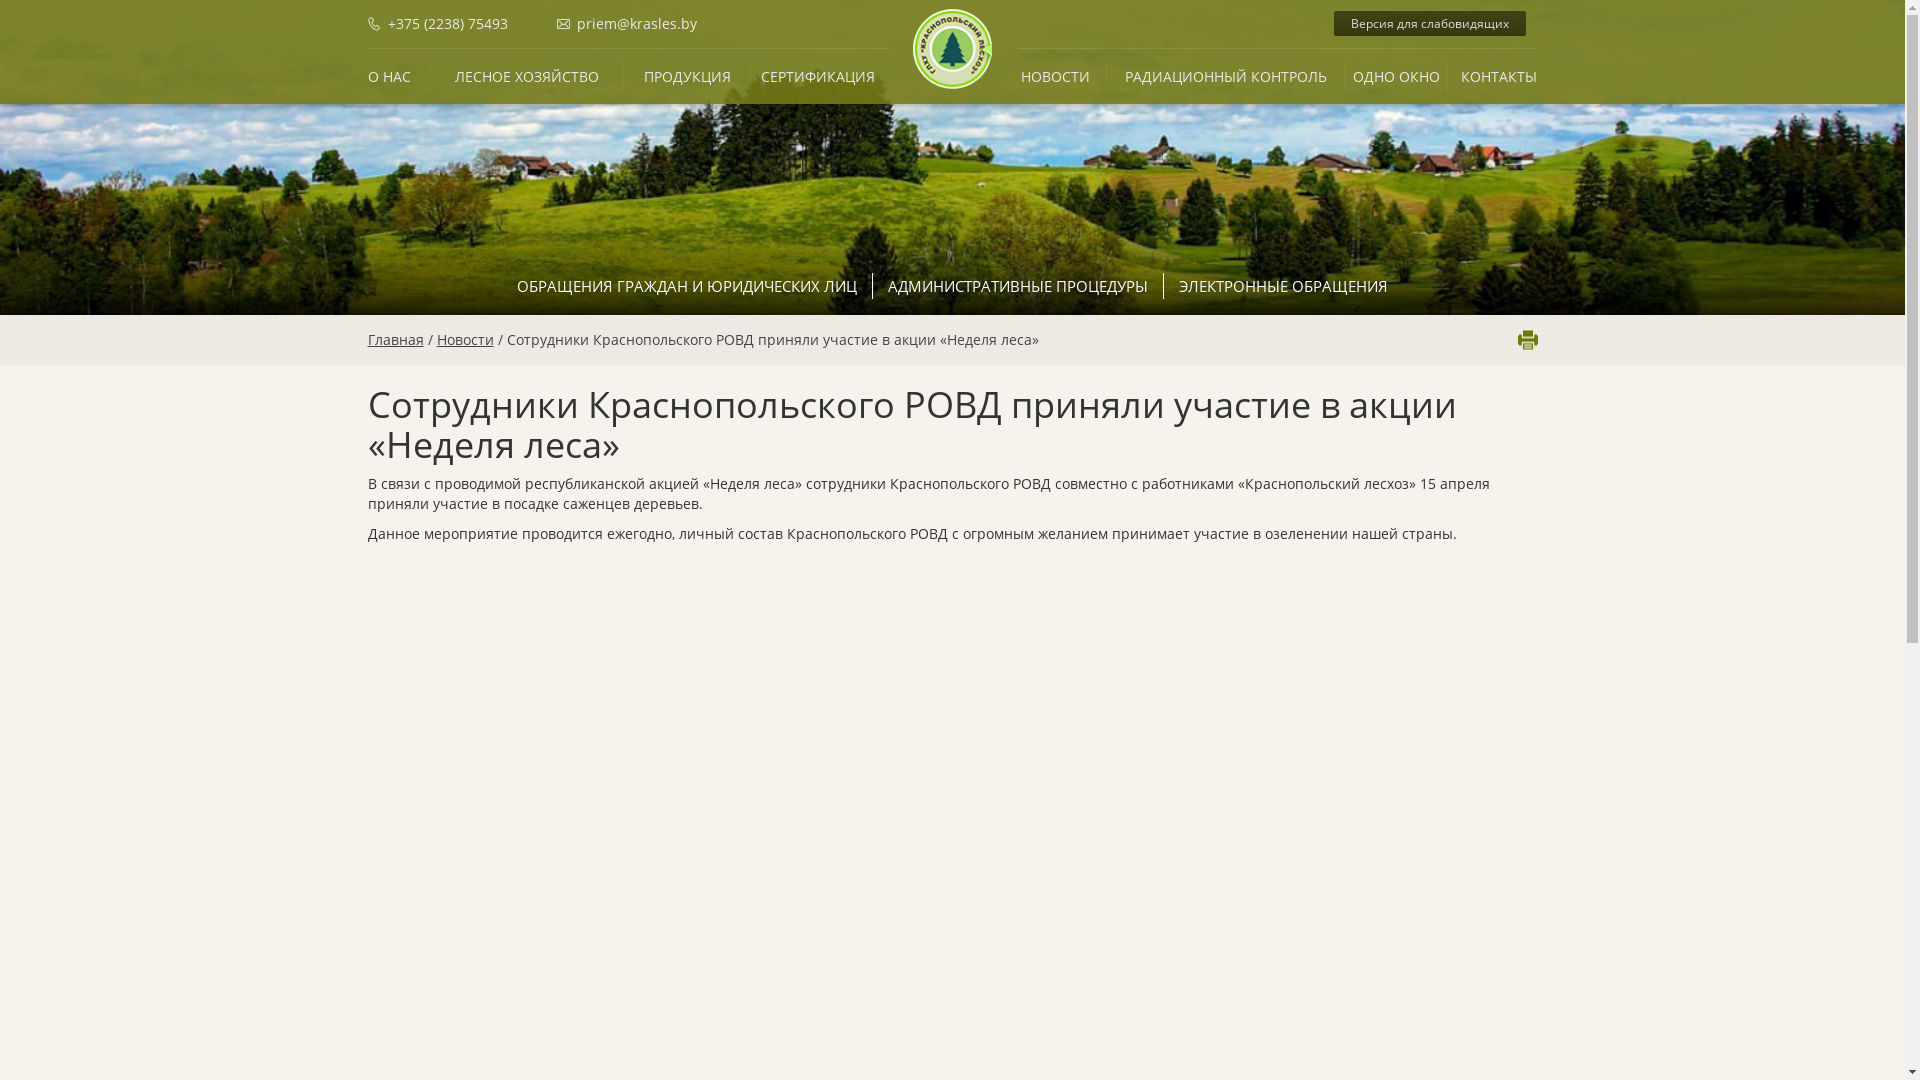 The height and width of the screenshot is (1080, 1920). Describe the element at coordinates (624, 23) in the screenshot. I see `'priem@krasles.by'` at that location.